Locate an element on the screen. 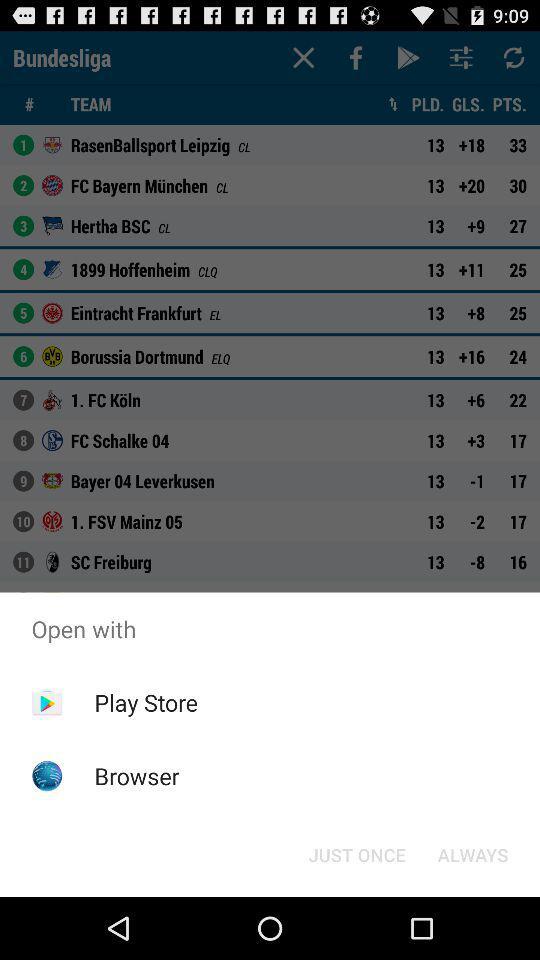 This screenshot has width=540, height=960. always at the bottom right corner is located at coordinates (472, 853).